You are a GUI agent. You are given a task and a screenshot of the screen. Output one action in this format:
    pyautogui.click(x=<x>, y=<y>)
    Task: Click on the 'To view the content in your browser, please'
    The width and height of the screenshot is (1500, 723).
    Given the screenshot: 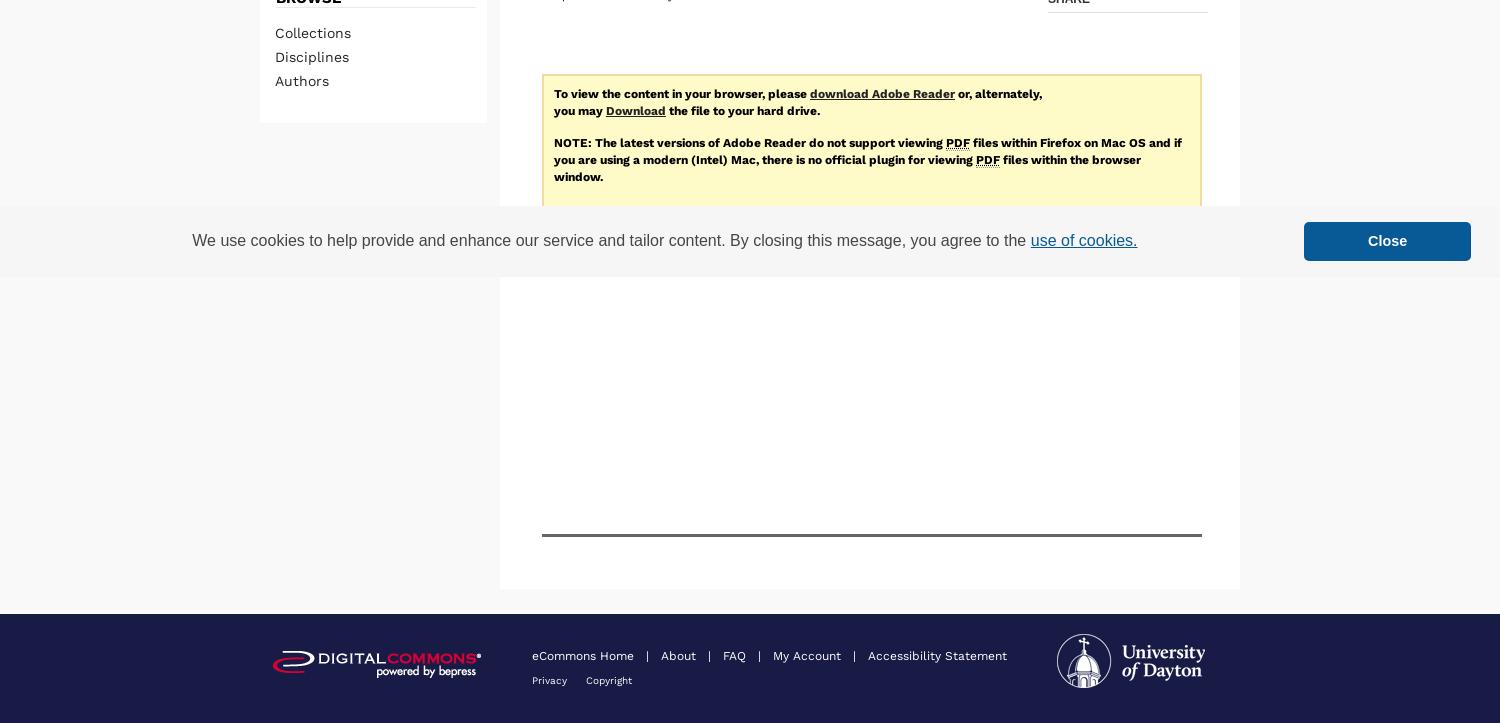 What is the action you would take?
    pyautogui.click(x=682, y=91)
    